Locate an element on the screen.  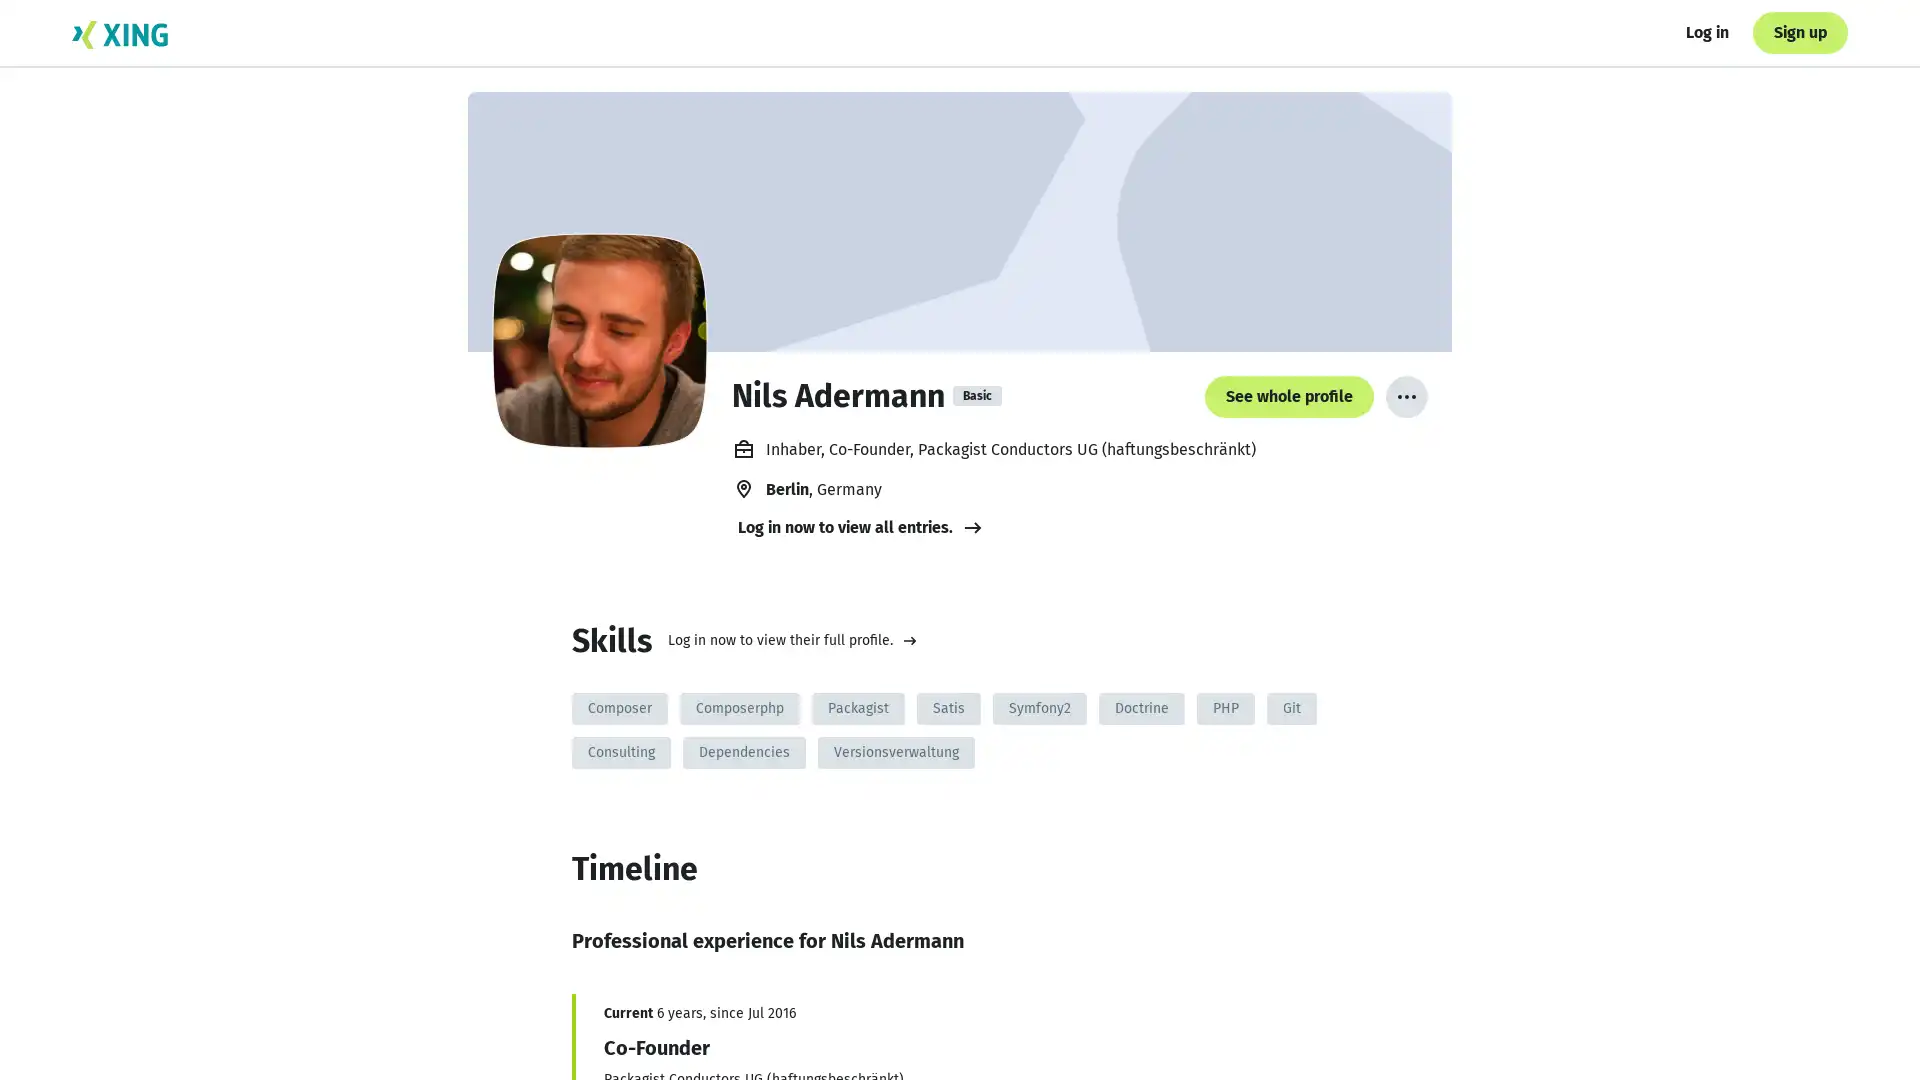
See whole profile is located at coordinates (1366, 1022).